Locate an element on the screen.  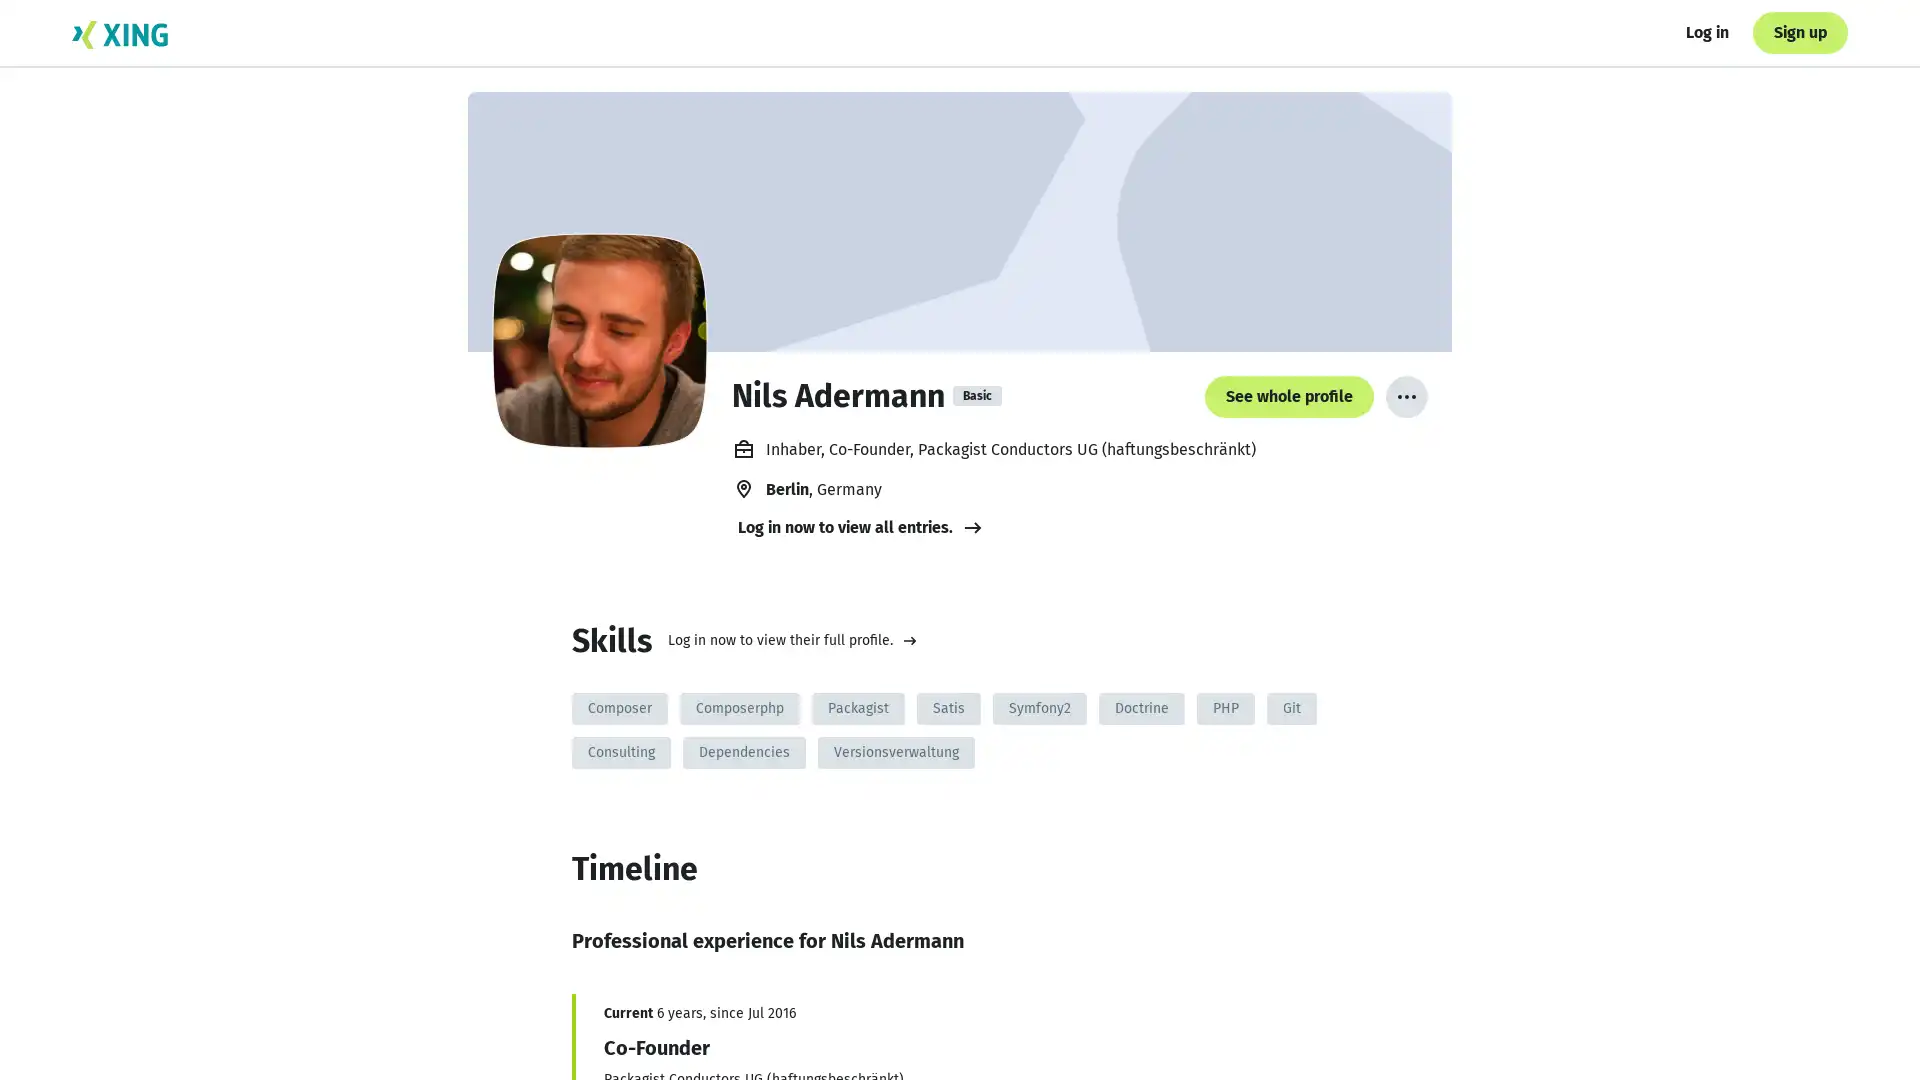
See whole profile is located at coordinates (1366, 1022).